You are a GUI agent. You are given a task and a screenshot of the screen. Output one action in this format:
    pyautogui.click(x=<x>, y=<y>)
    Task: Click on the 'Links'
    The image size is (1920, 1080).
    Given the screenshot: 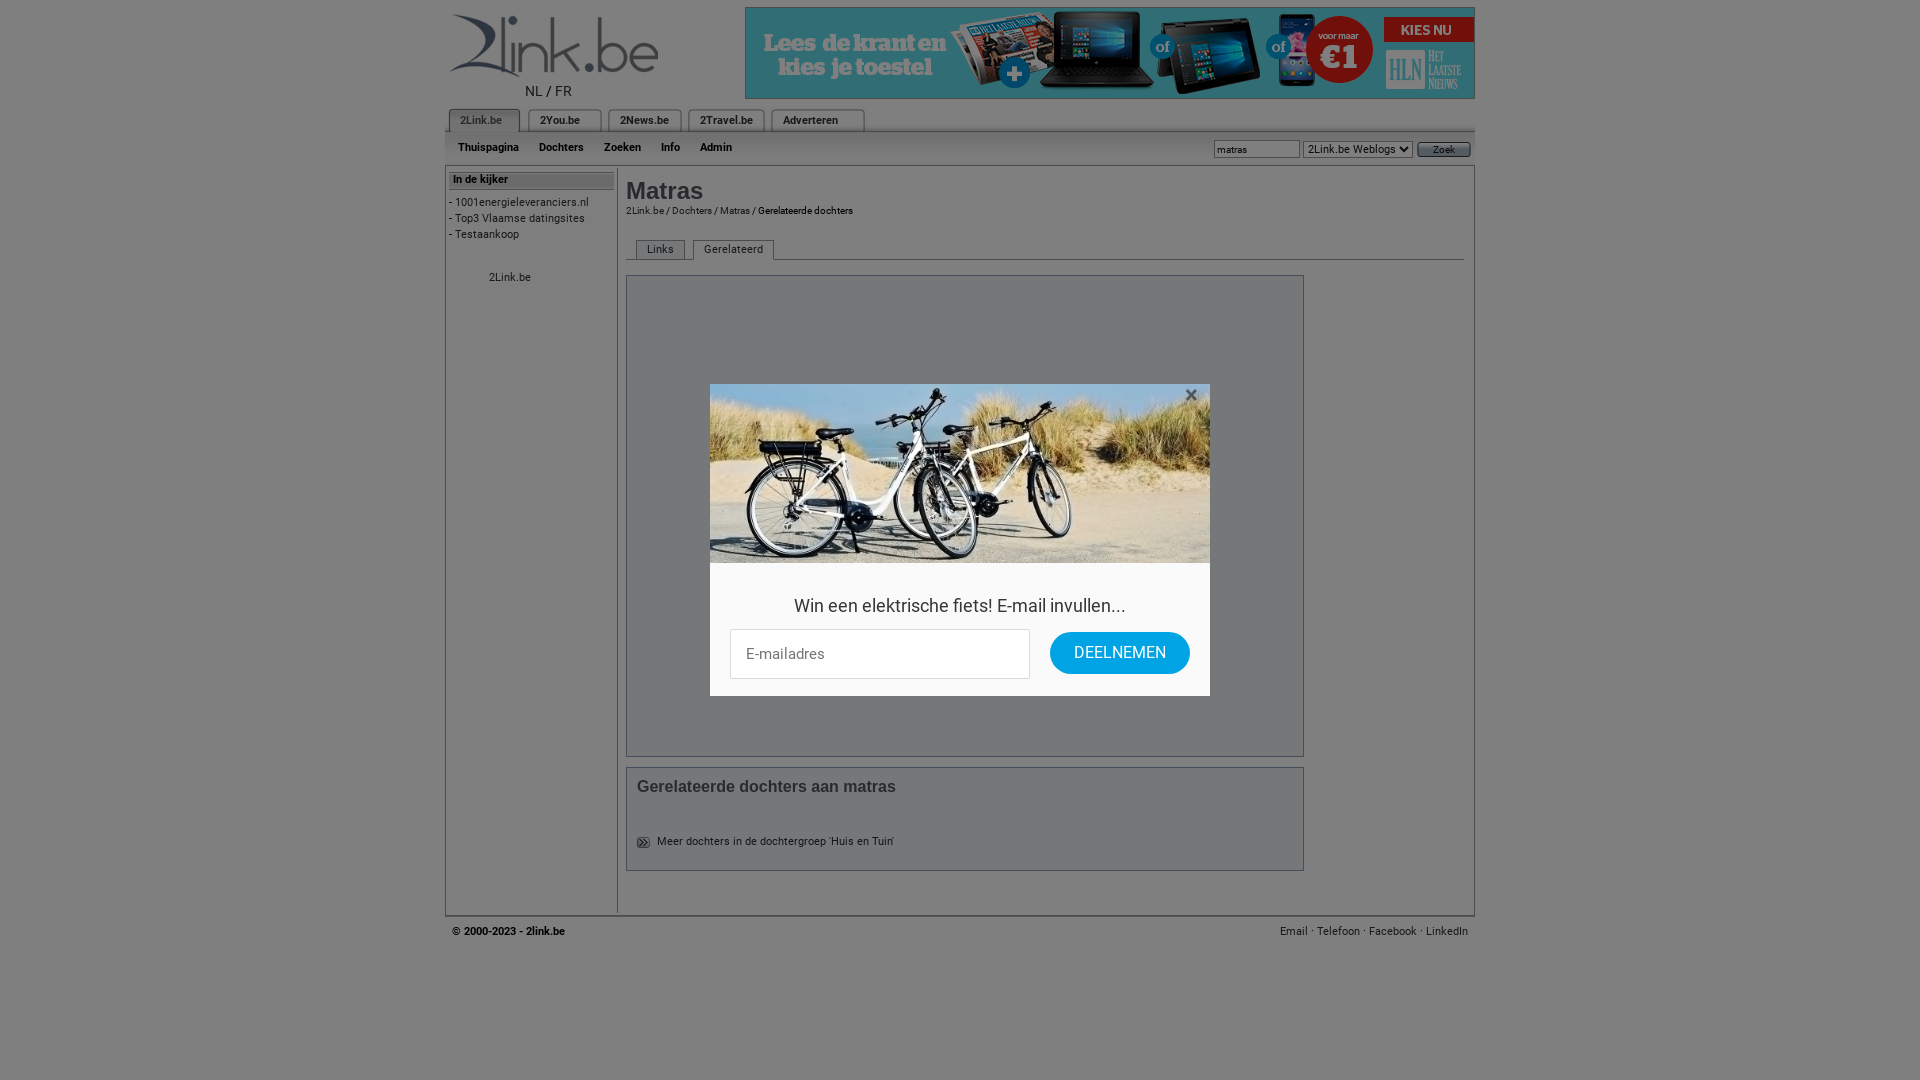 What is the action you would take?
    pyautogui.click(x=660, y=249)
    